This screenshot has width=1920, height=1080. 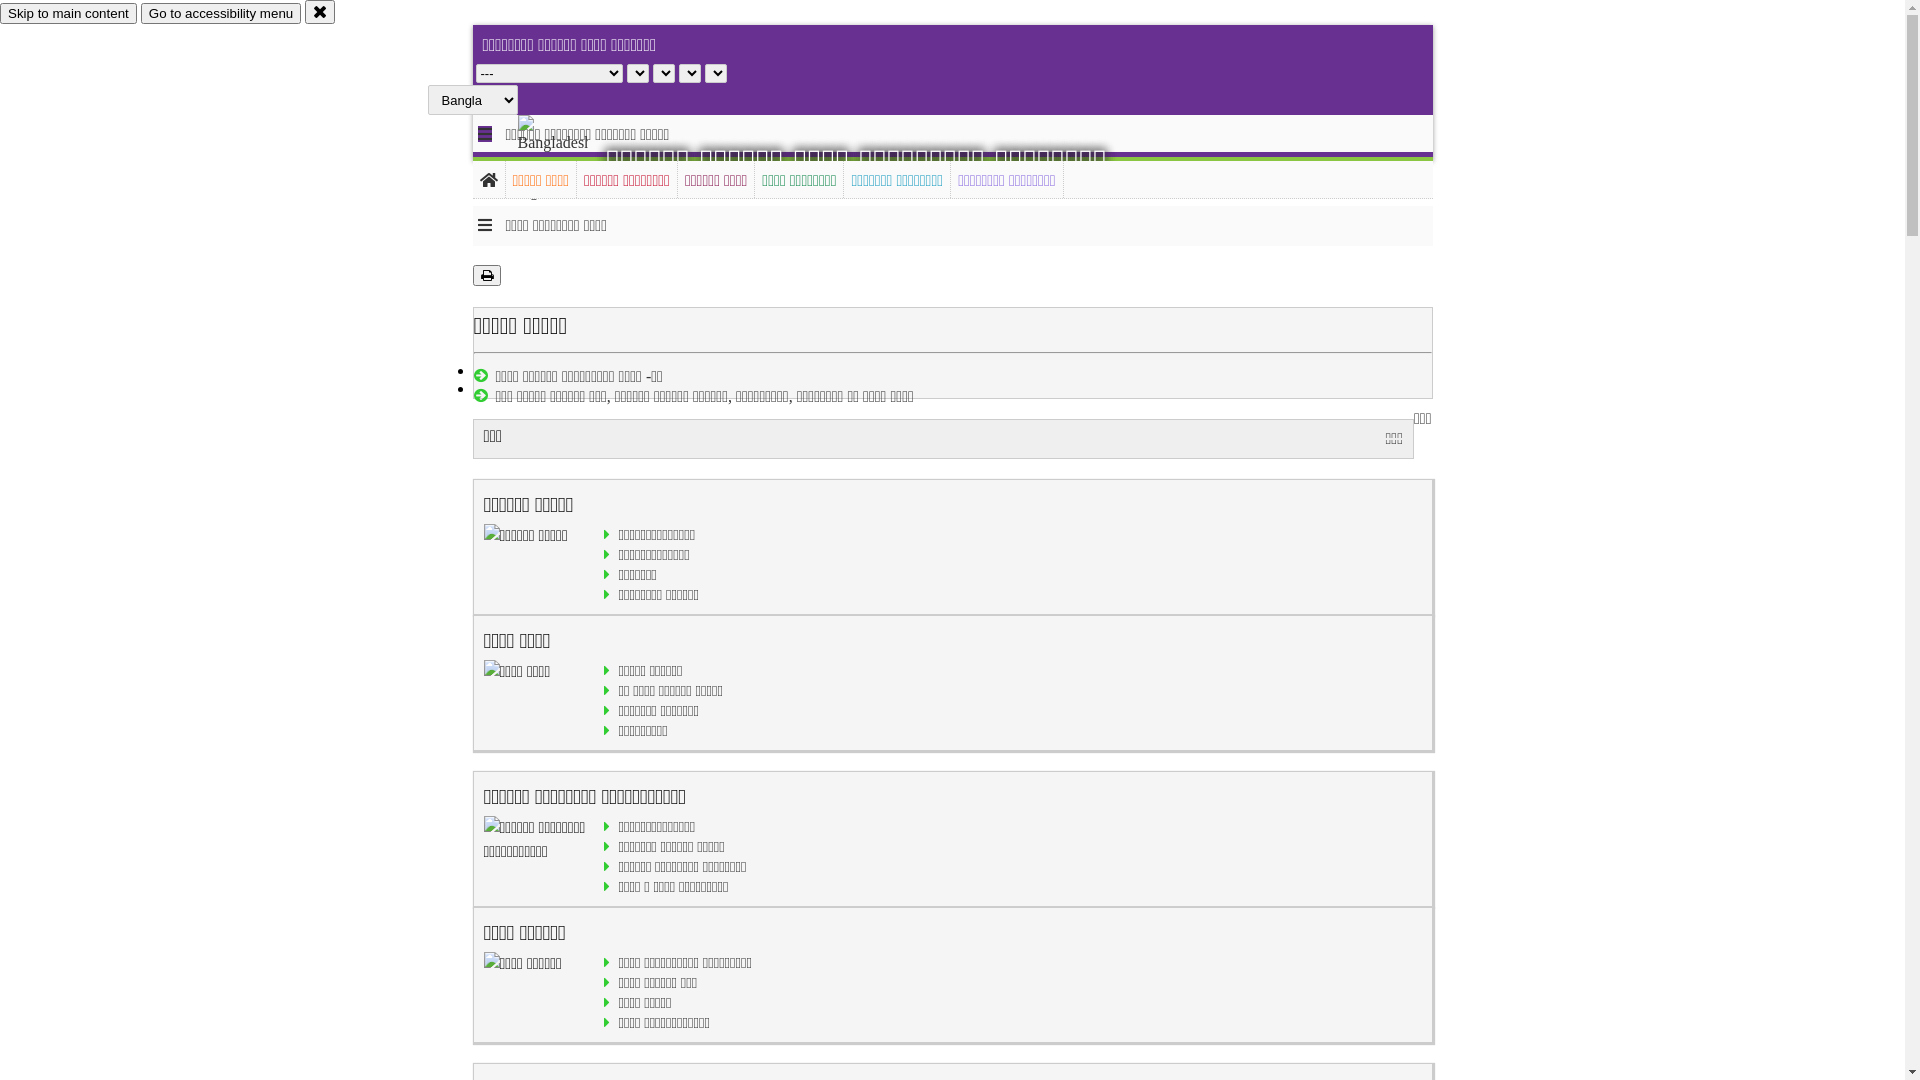 I want to click on 'Skip to main content', so click(x=68, y=13).